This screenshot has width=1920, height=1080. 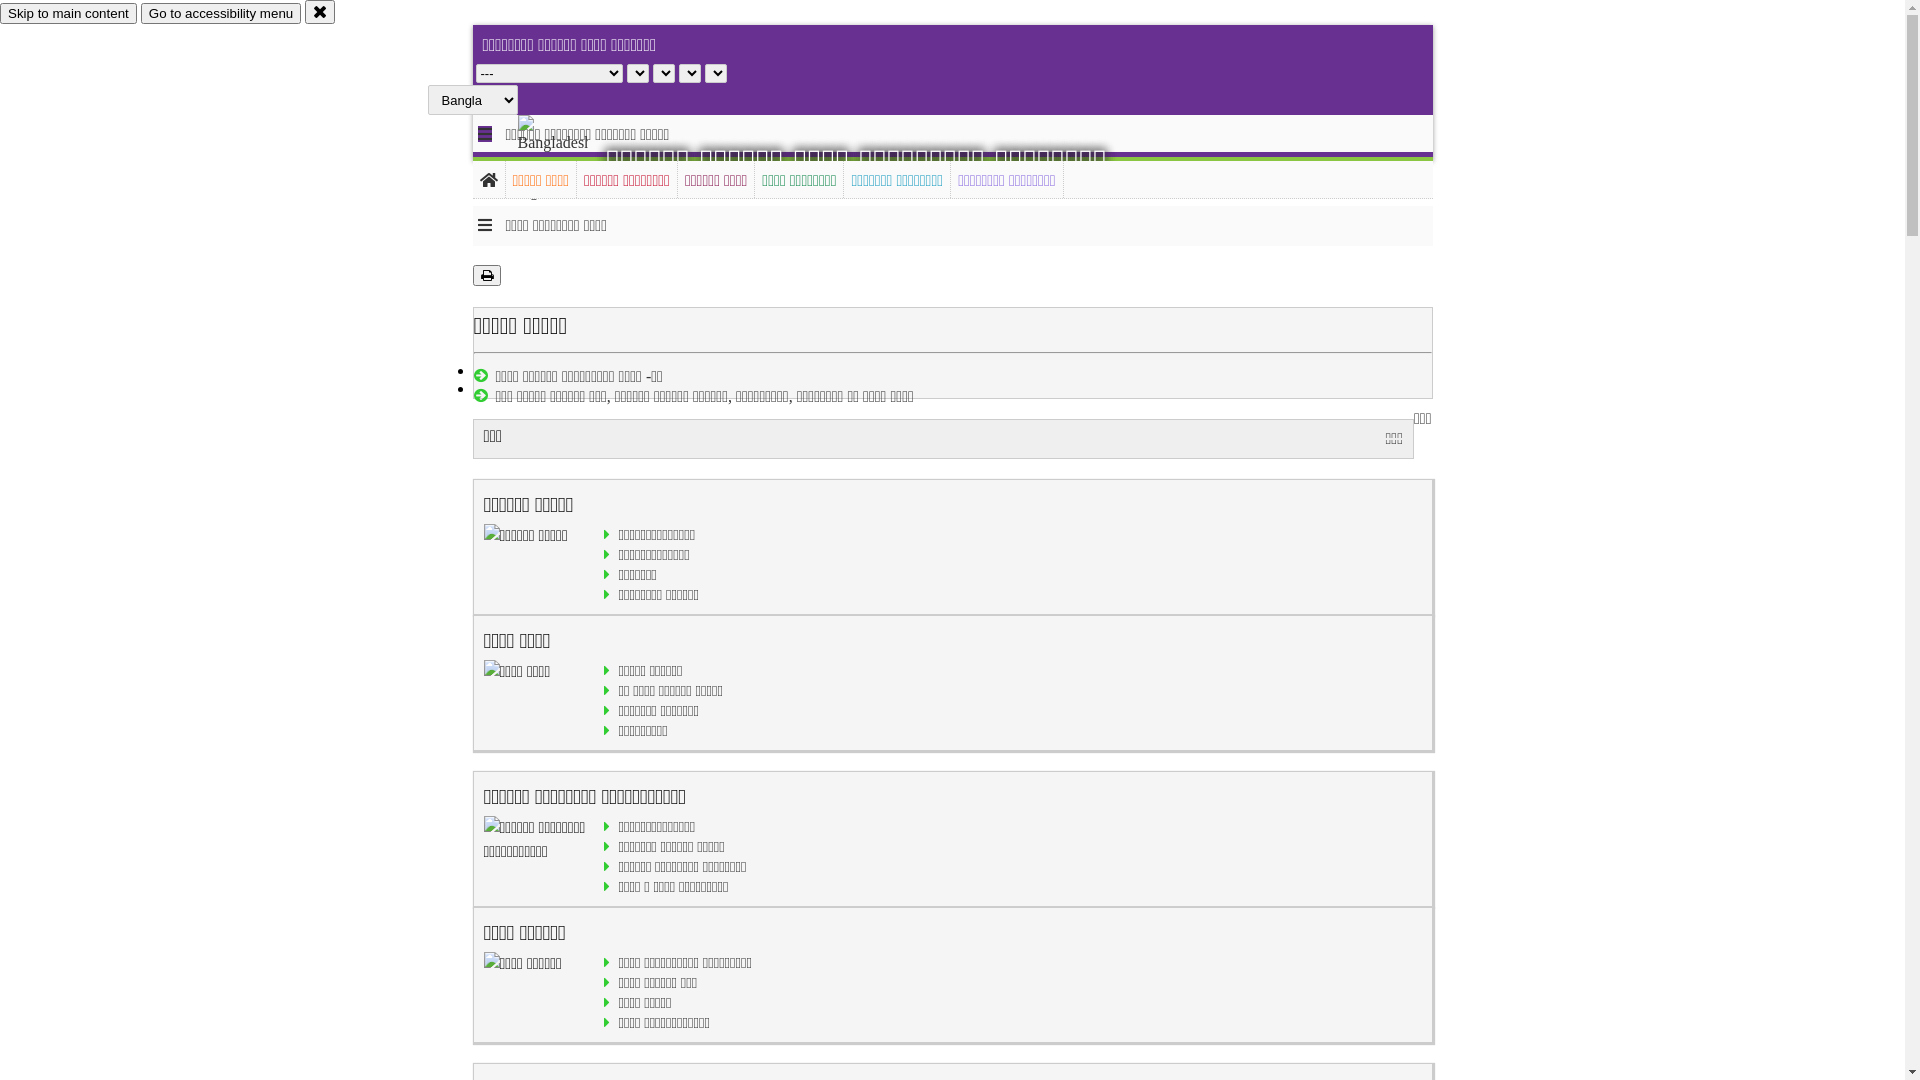 I want to click on 'Skip to main content', so click(x=68, y=13).